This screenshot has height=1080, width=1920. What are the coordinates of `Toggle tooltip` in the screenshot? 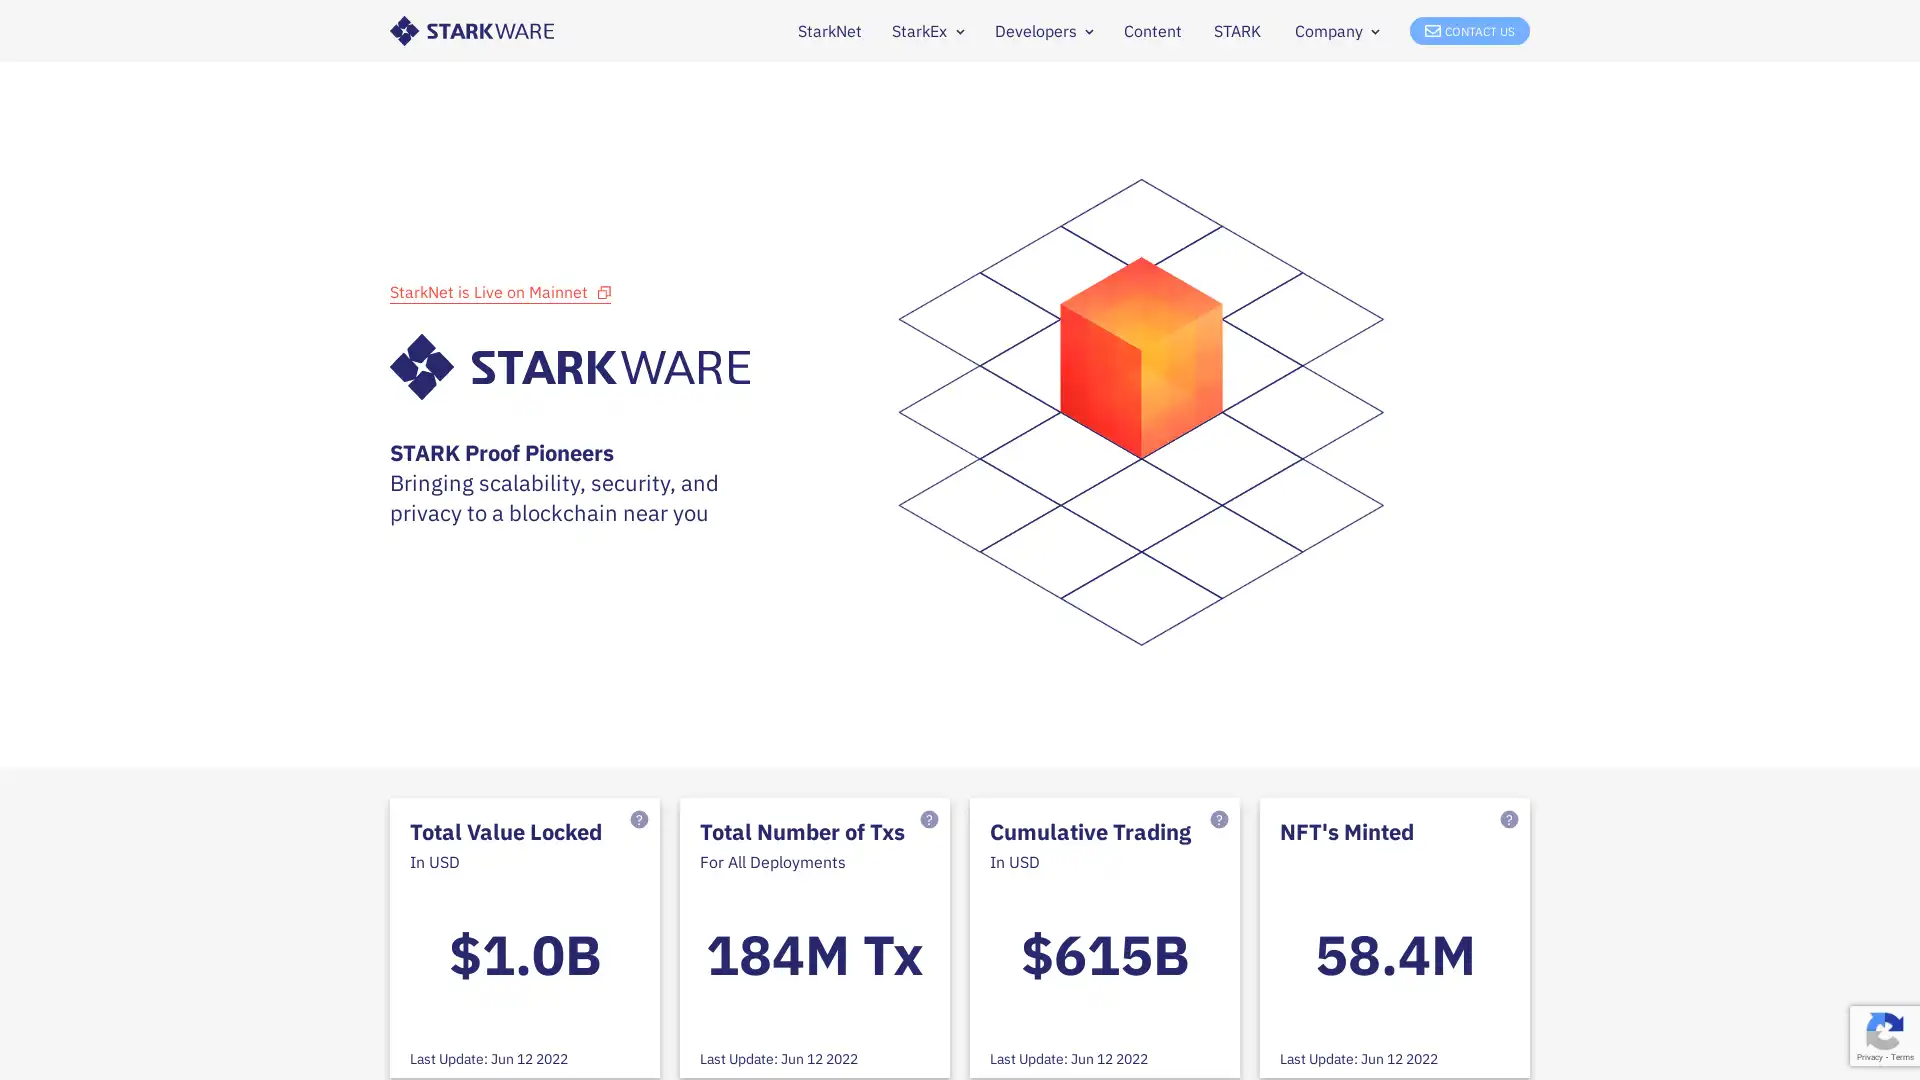 It's located at (1509, 822).